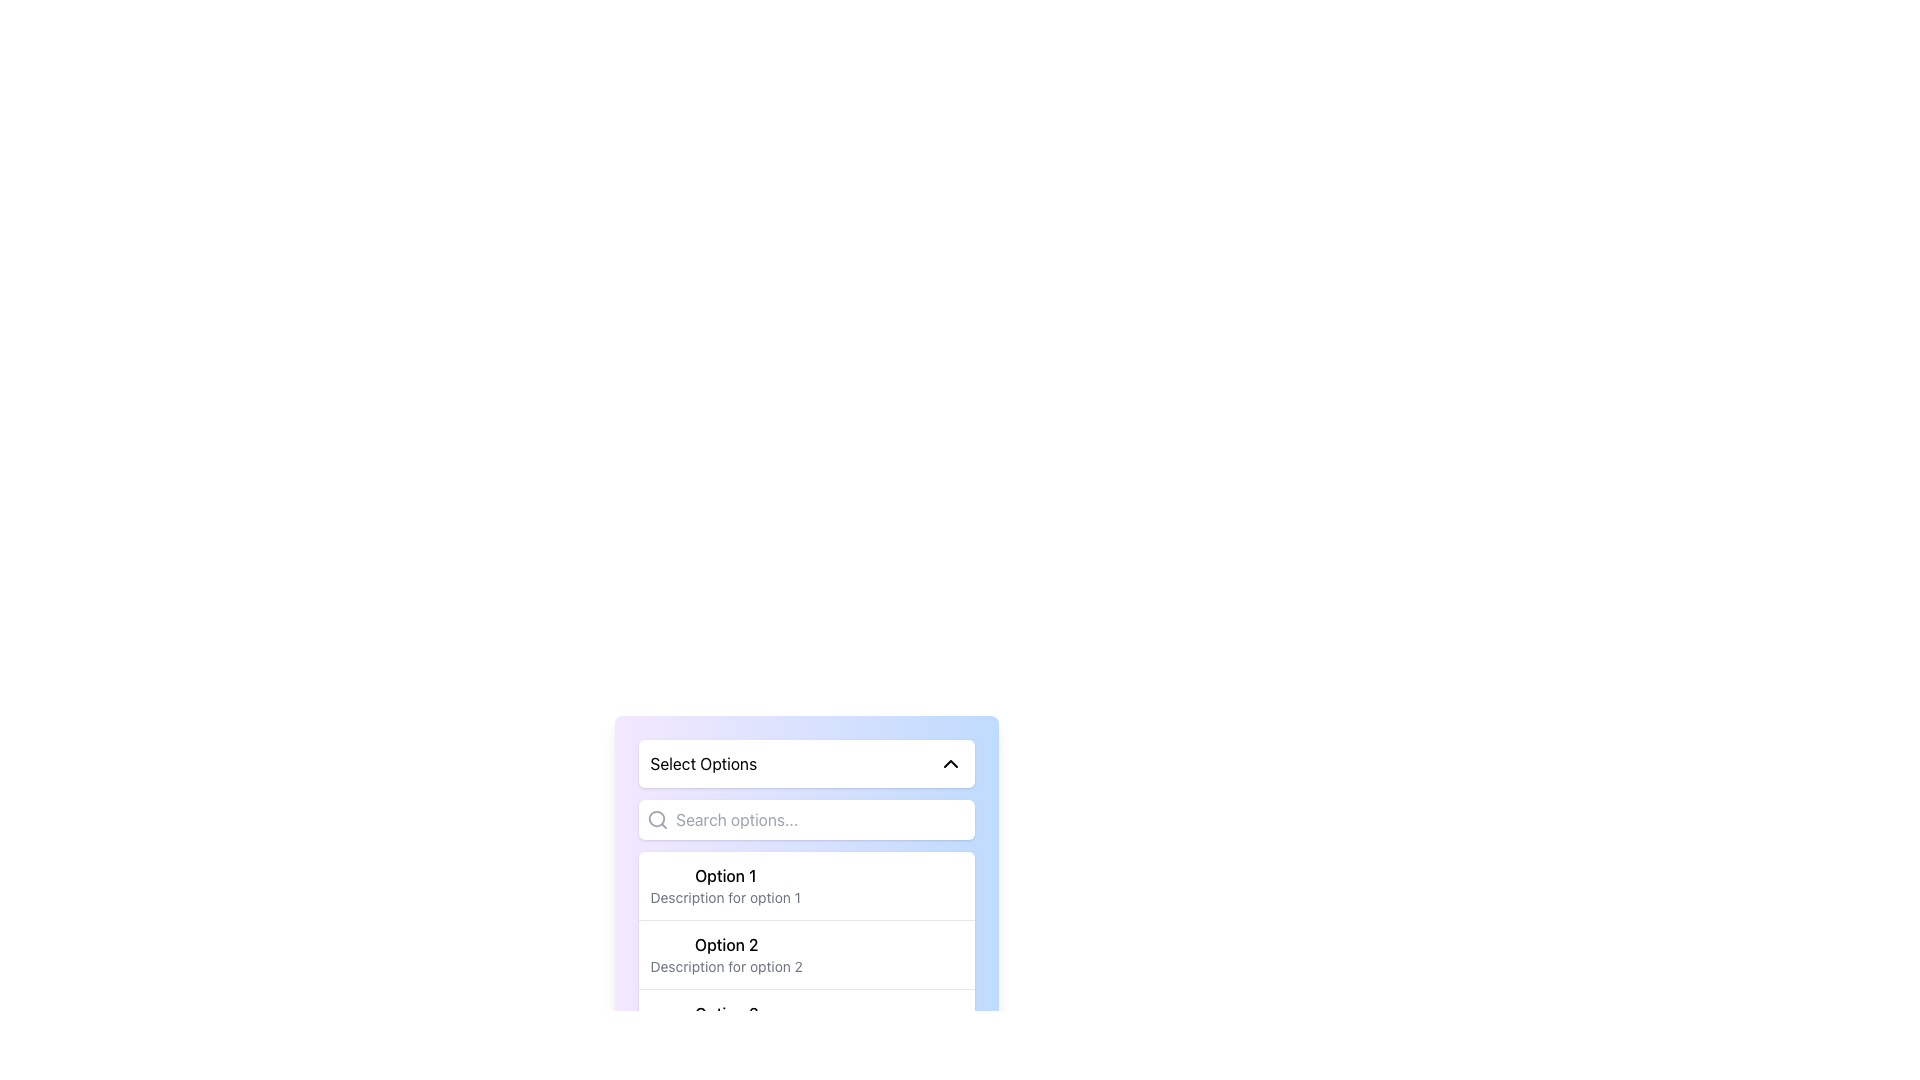 This screenshot has width=1920, height=1080. Describe the element at coordinates (725, 966) in the screenshot. I see `the static text element that describes 'Option 2' in the dropdown menu, which is located directly below the bold text of 'Option 2'` at that location.